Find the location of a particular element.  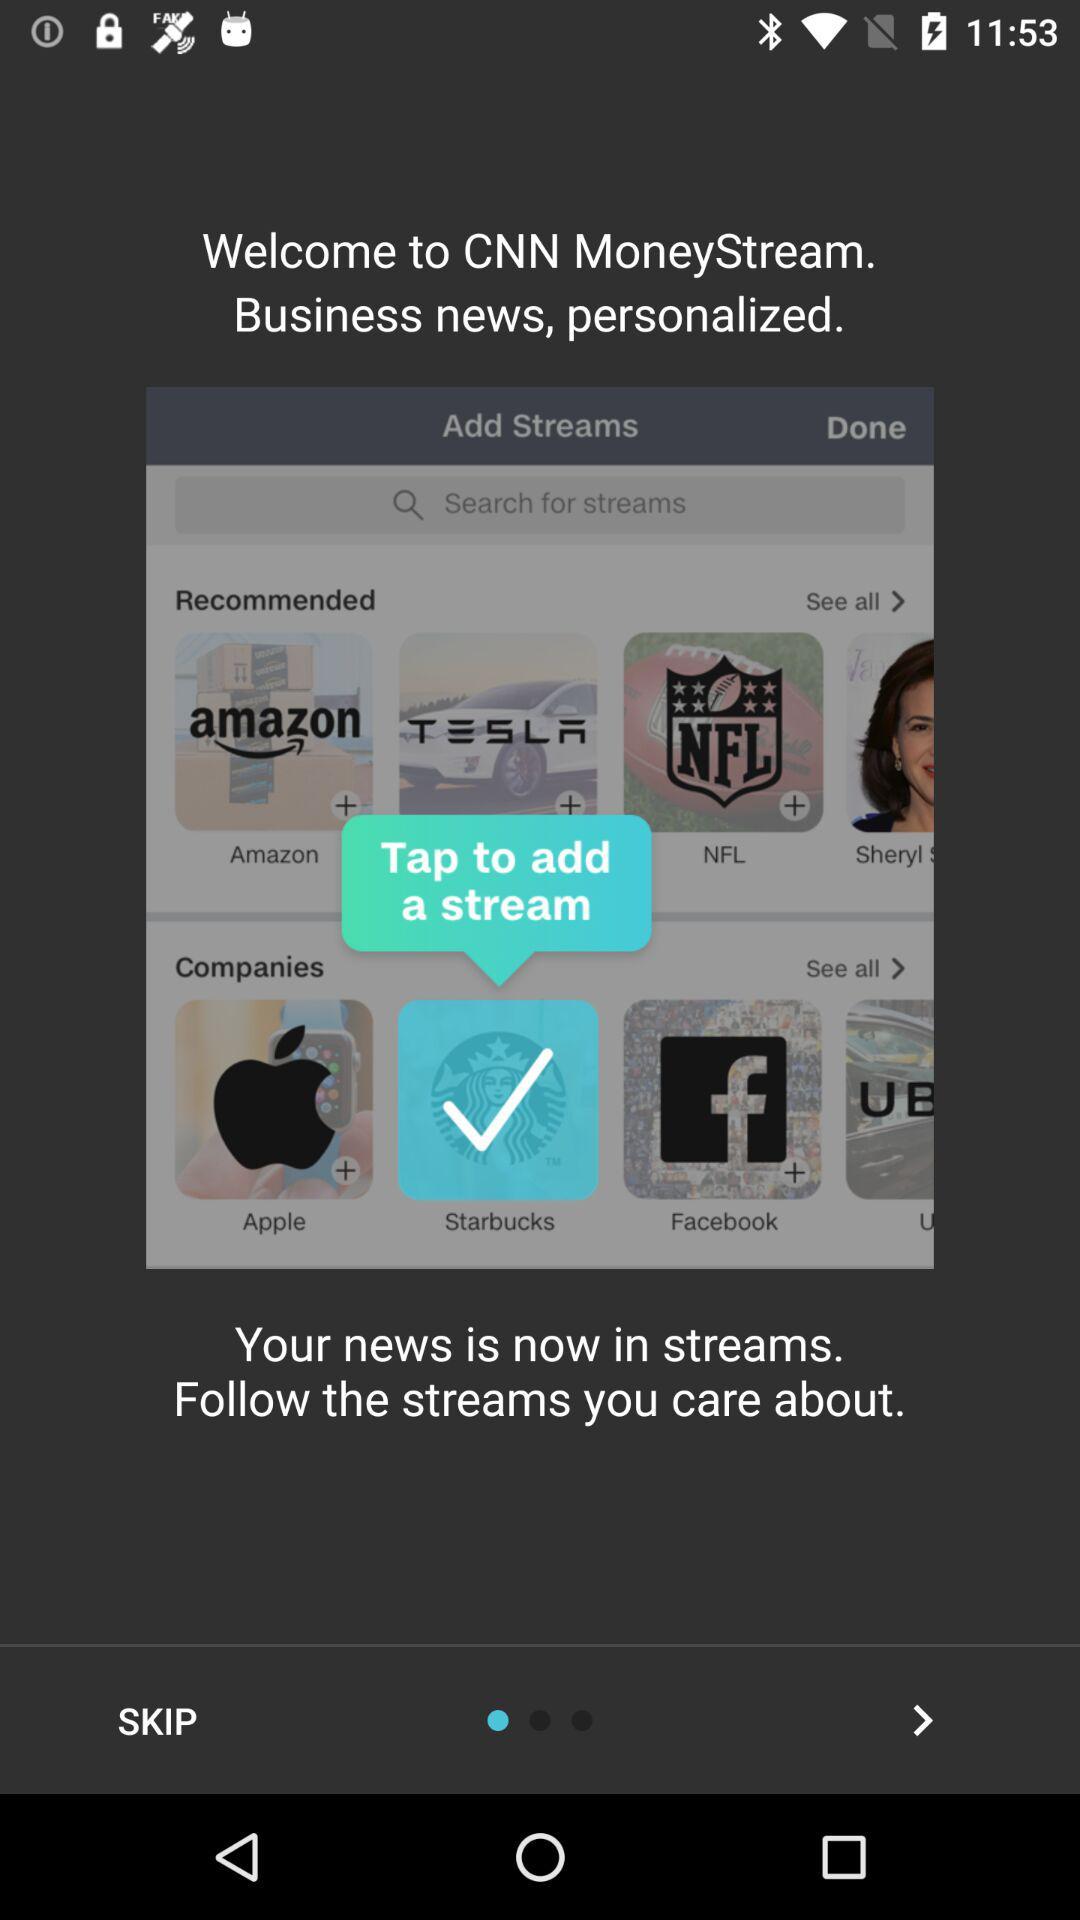

the item at the bottom right corner is located at coordinates (922, 1719).